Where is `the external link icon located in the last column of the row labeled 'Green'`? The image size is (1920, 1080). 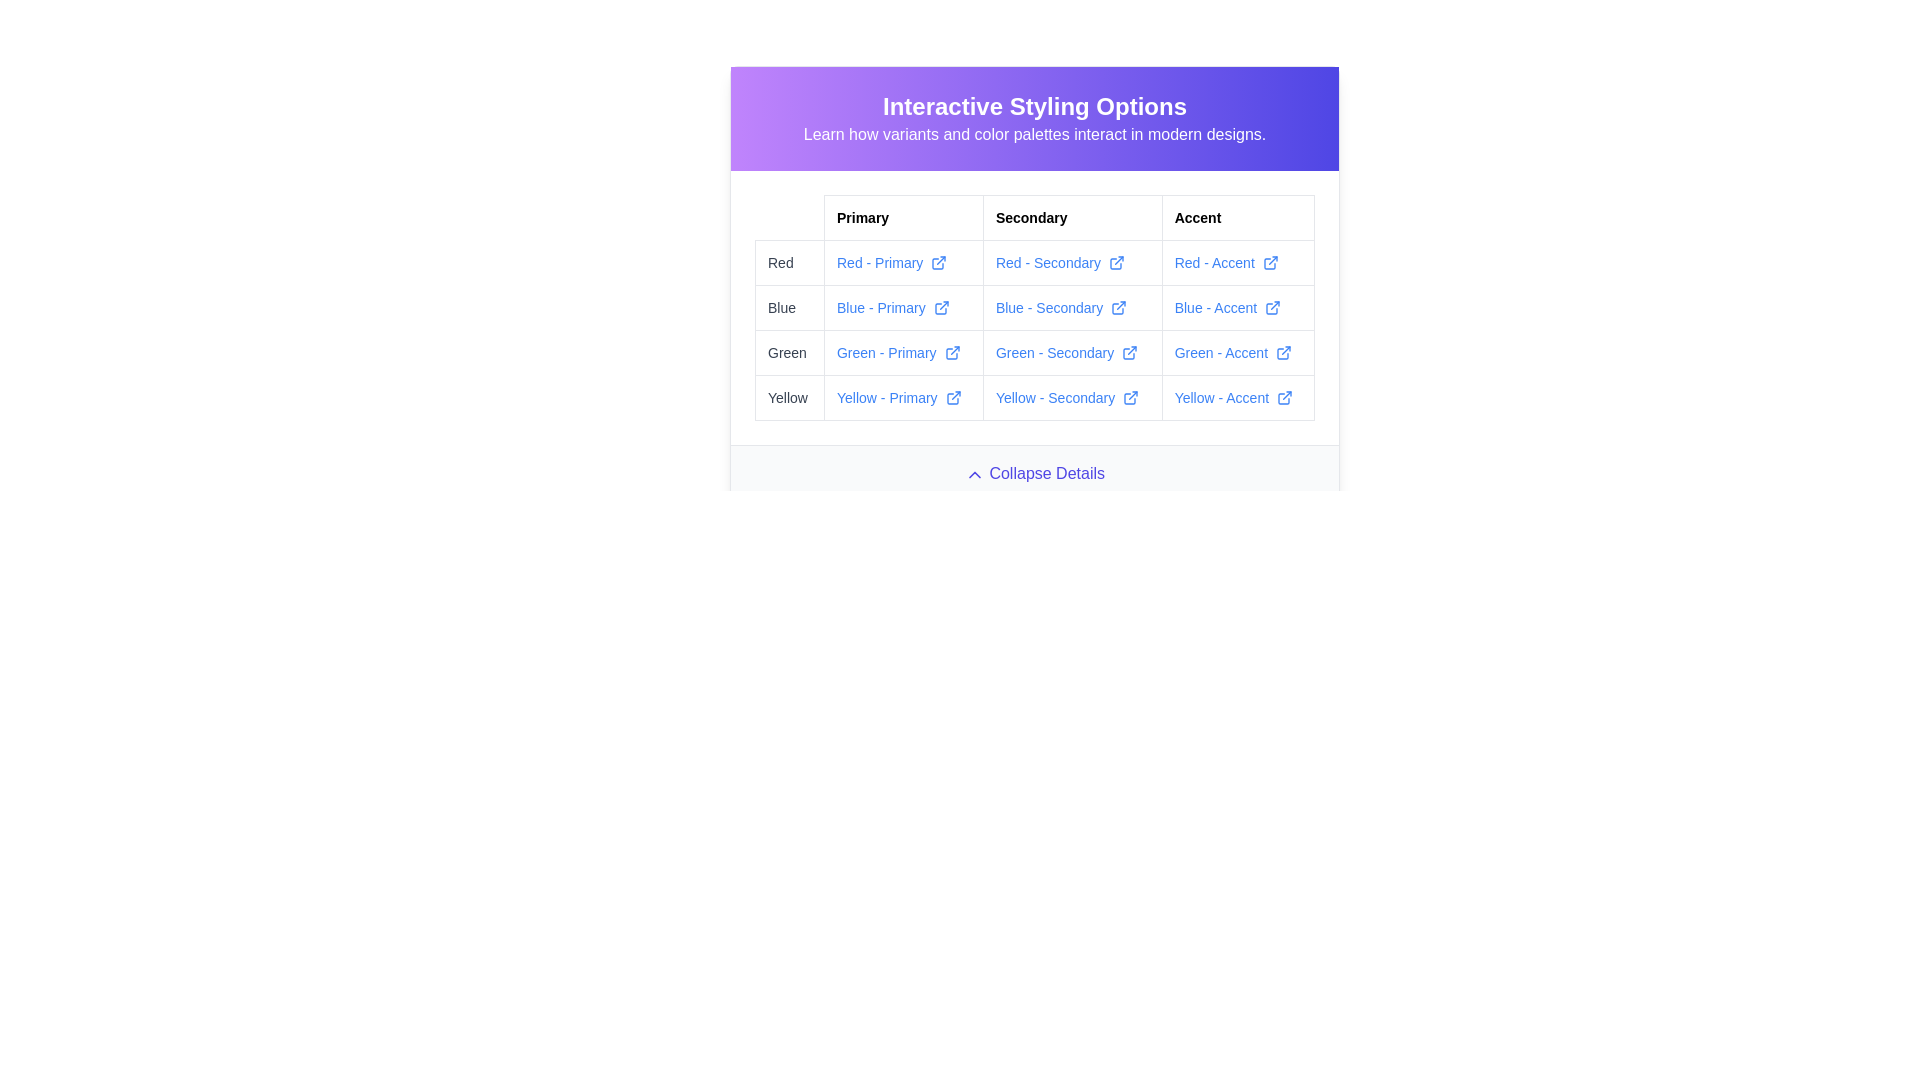
the external link icon located in the last column of the row labeled 'Green' is located at coordinates (1129, 353).